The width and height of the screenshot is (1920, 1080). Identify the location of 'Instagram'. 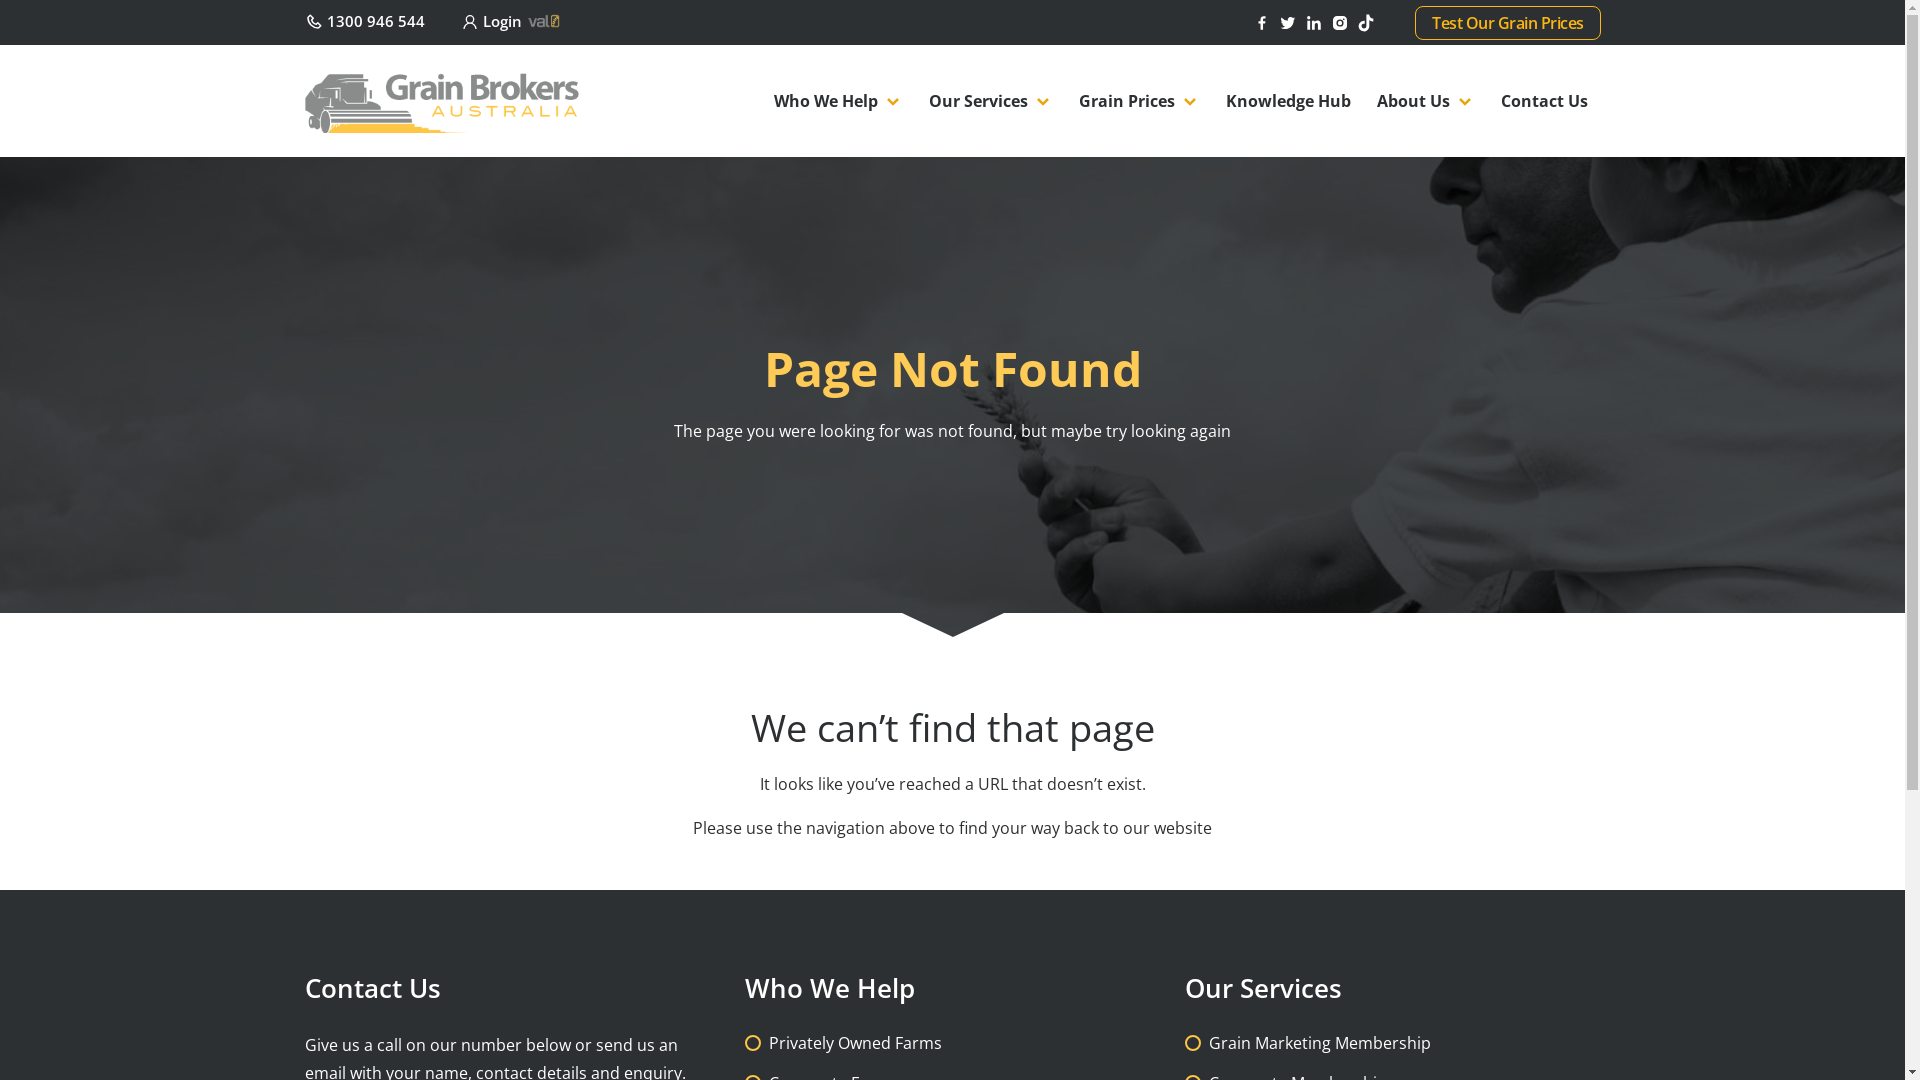
(1342, 20).